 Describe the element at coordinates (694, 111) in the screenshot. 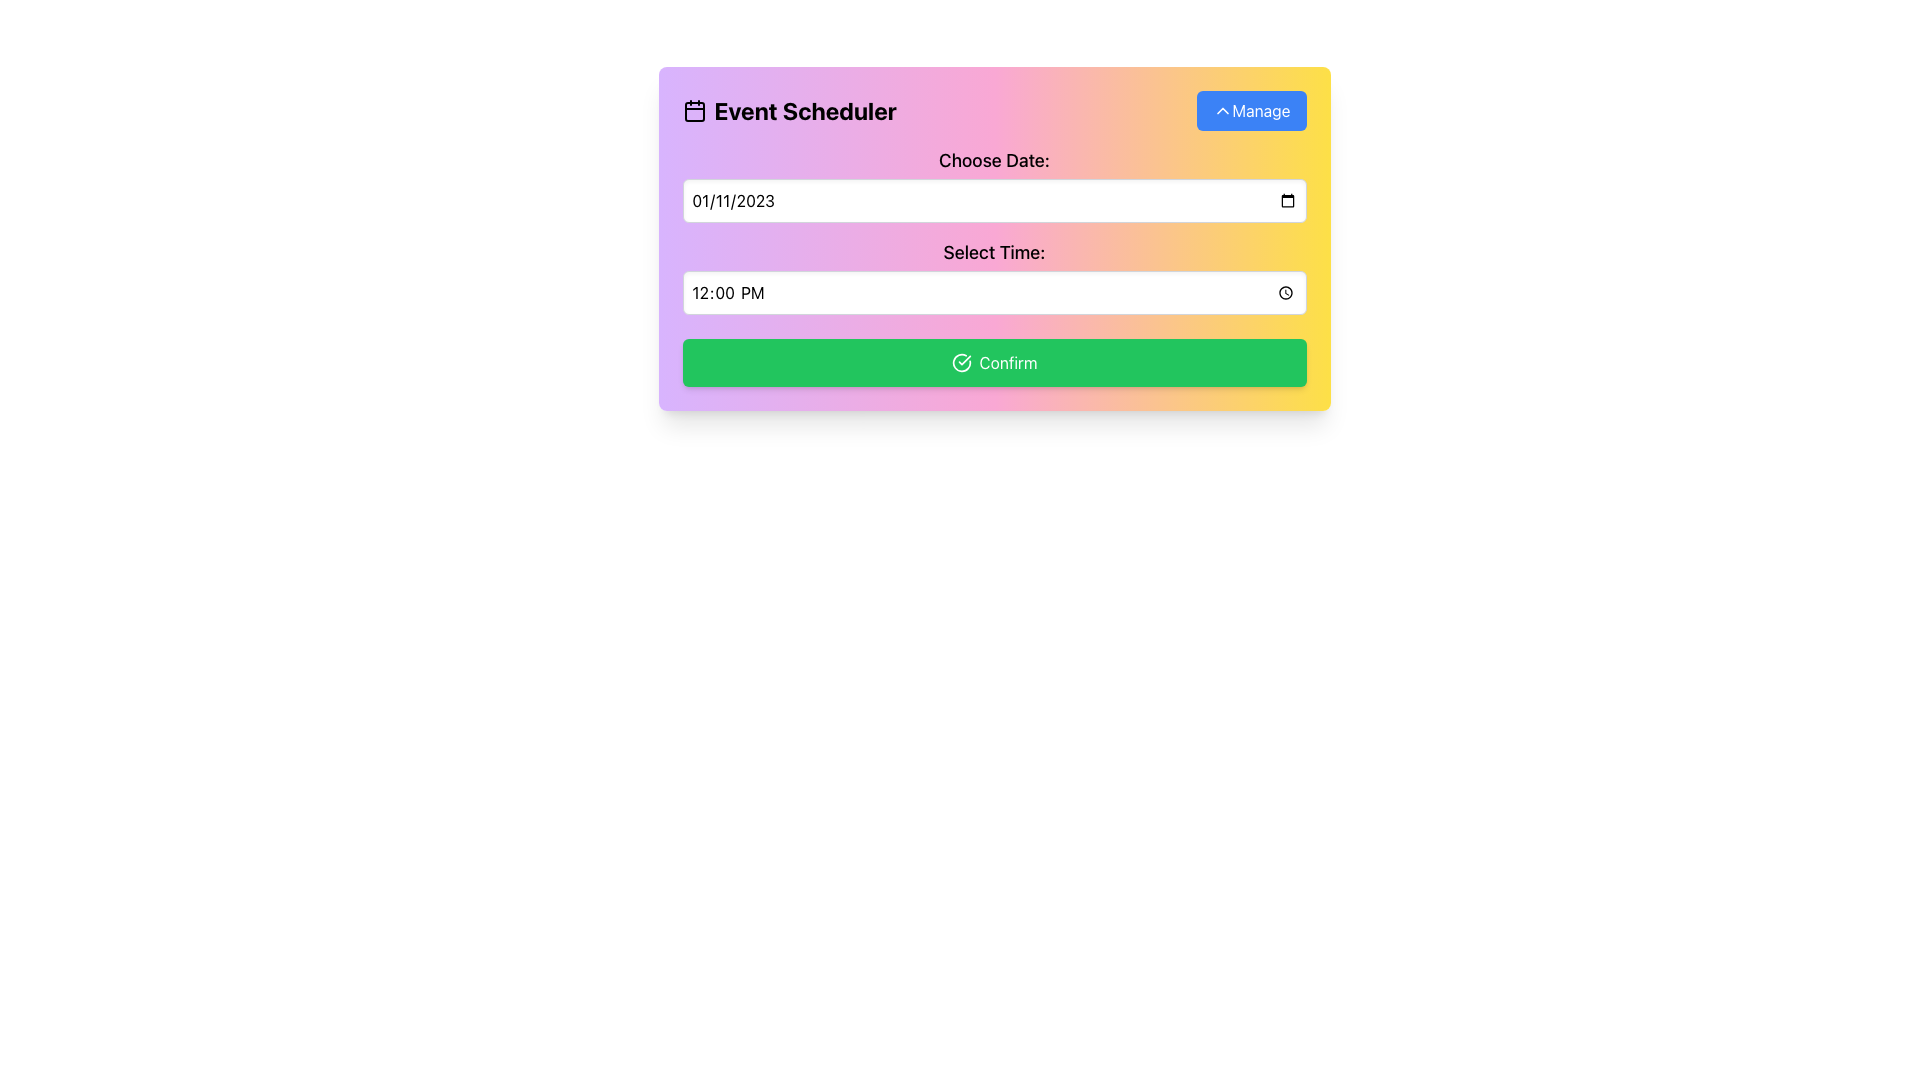

I see `the calendar icon located to the left of the 'Event Scheduler' text in the header section of the application interface` at that location.